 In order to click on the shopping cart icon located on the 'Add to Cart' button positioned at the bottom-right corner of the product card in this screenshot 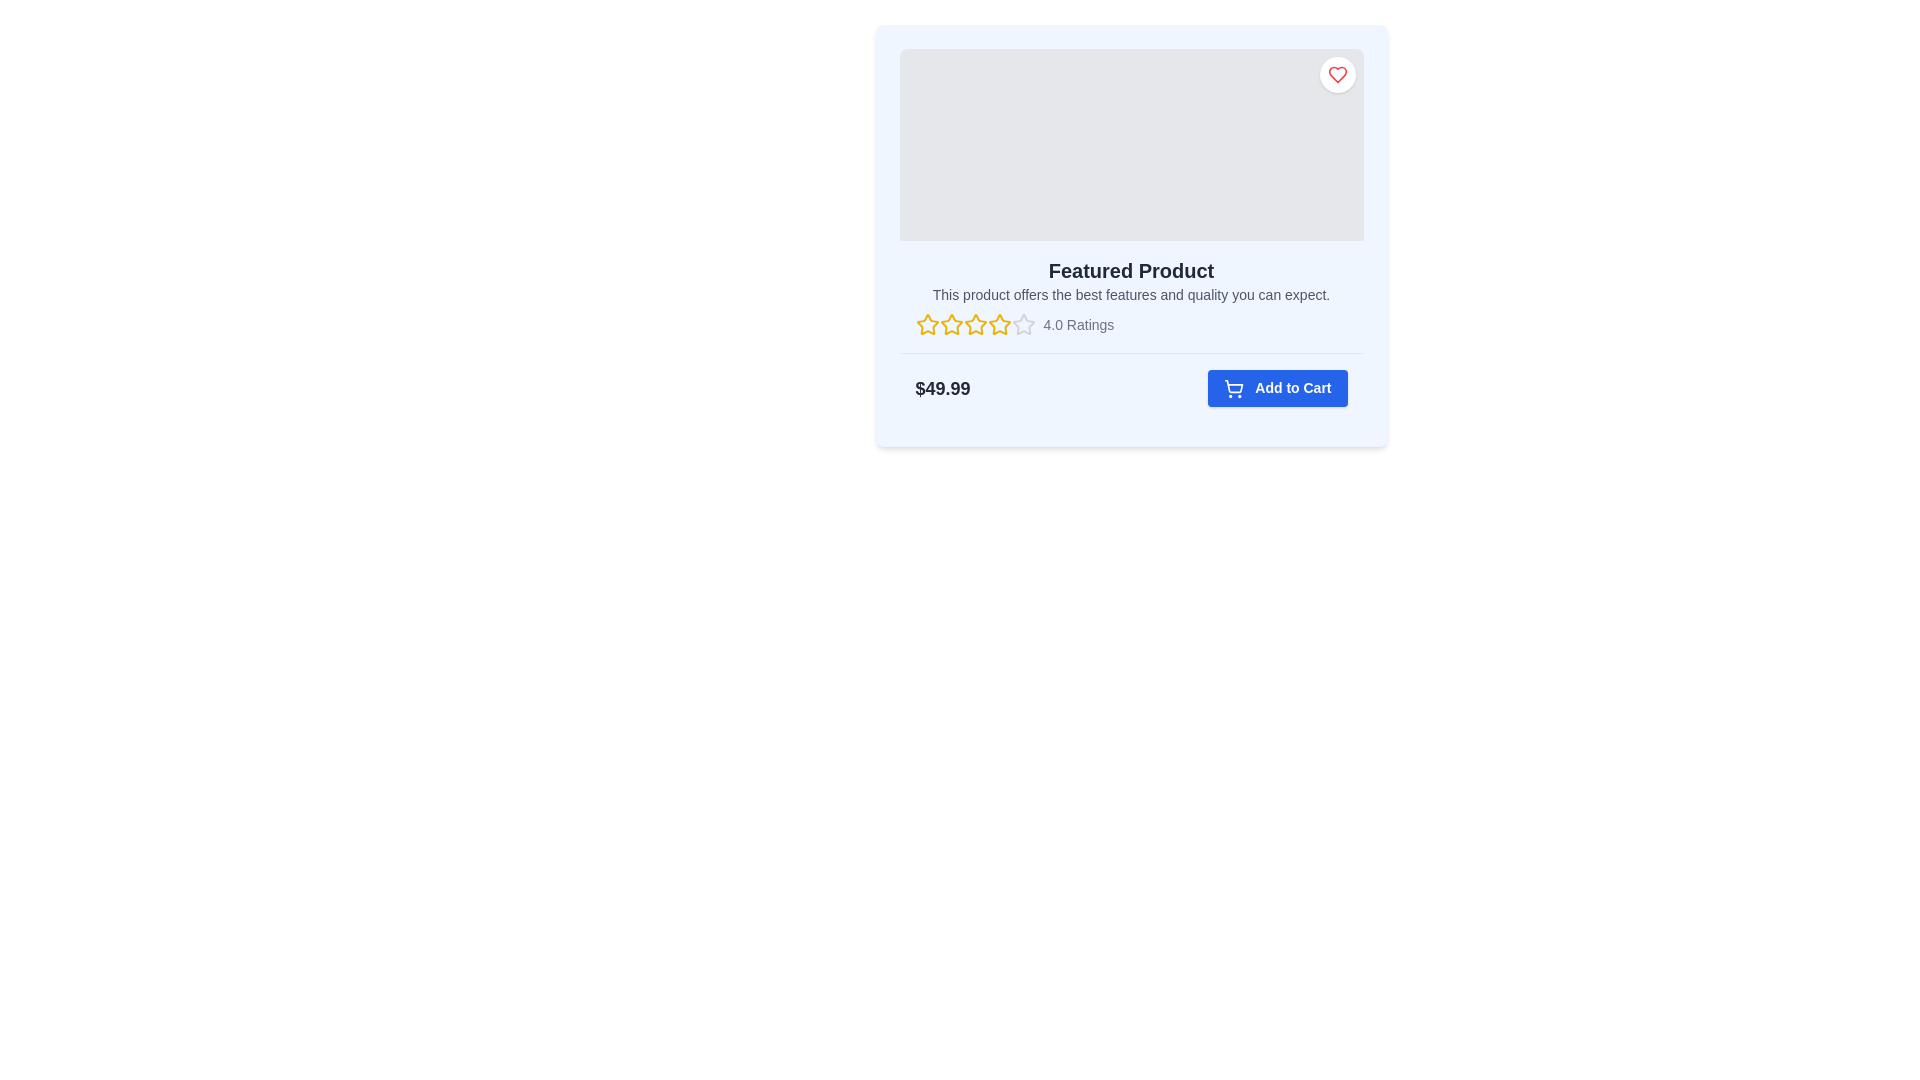, I will do `click(1232, 389)`.